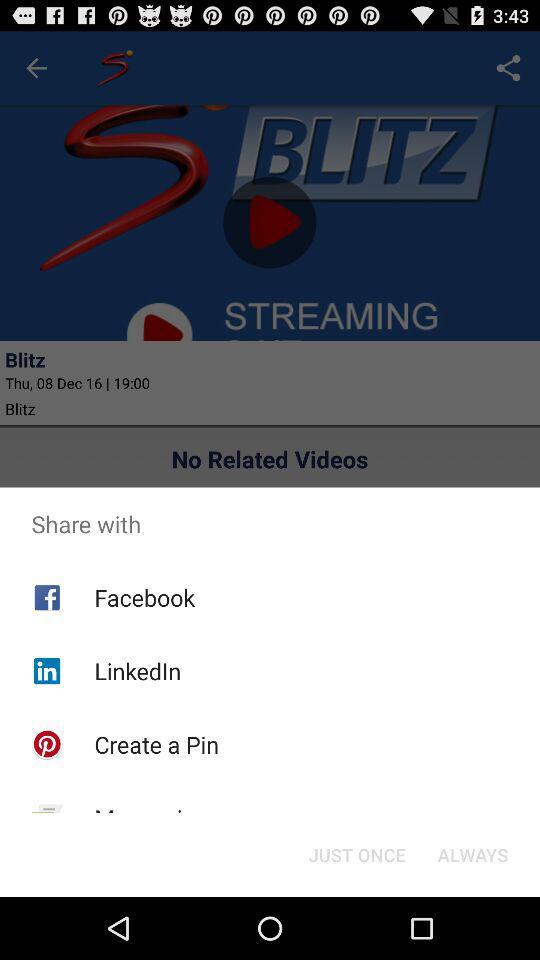 The height and width of the screenshot is (960, 540). Describe the element at coordinates (167, 885) in the screenshot. I see `the android beam app` at that location.